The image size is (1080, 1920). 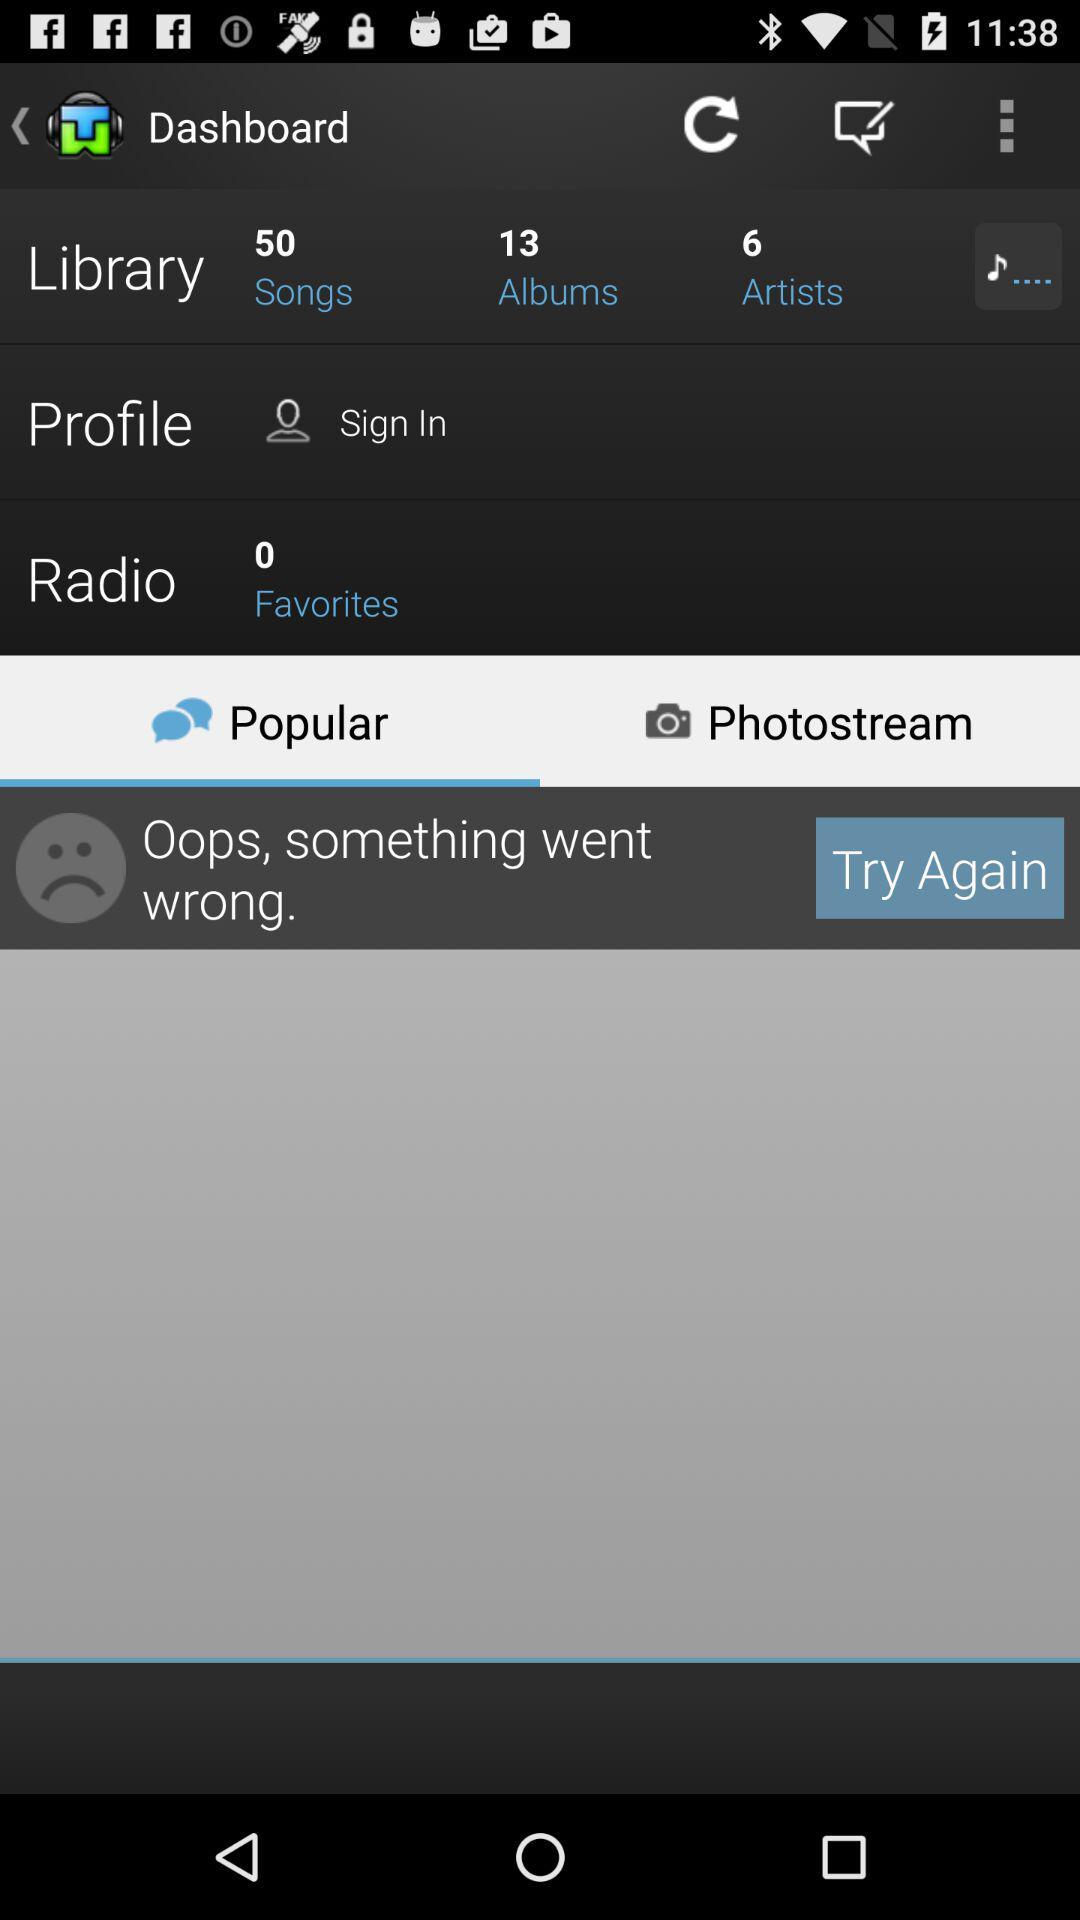 What do you see at coordinates (83, 124) in the screenshot?
I see `left of dashboard` at bounding box center [83, 124].